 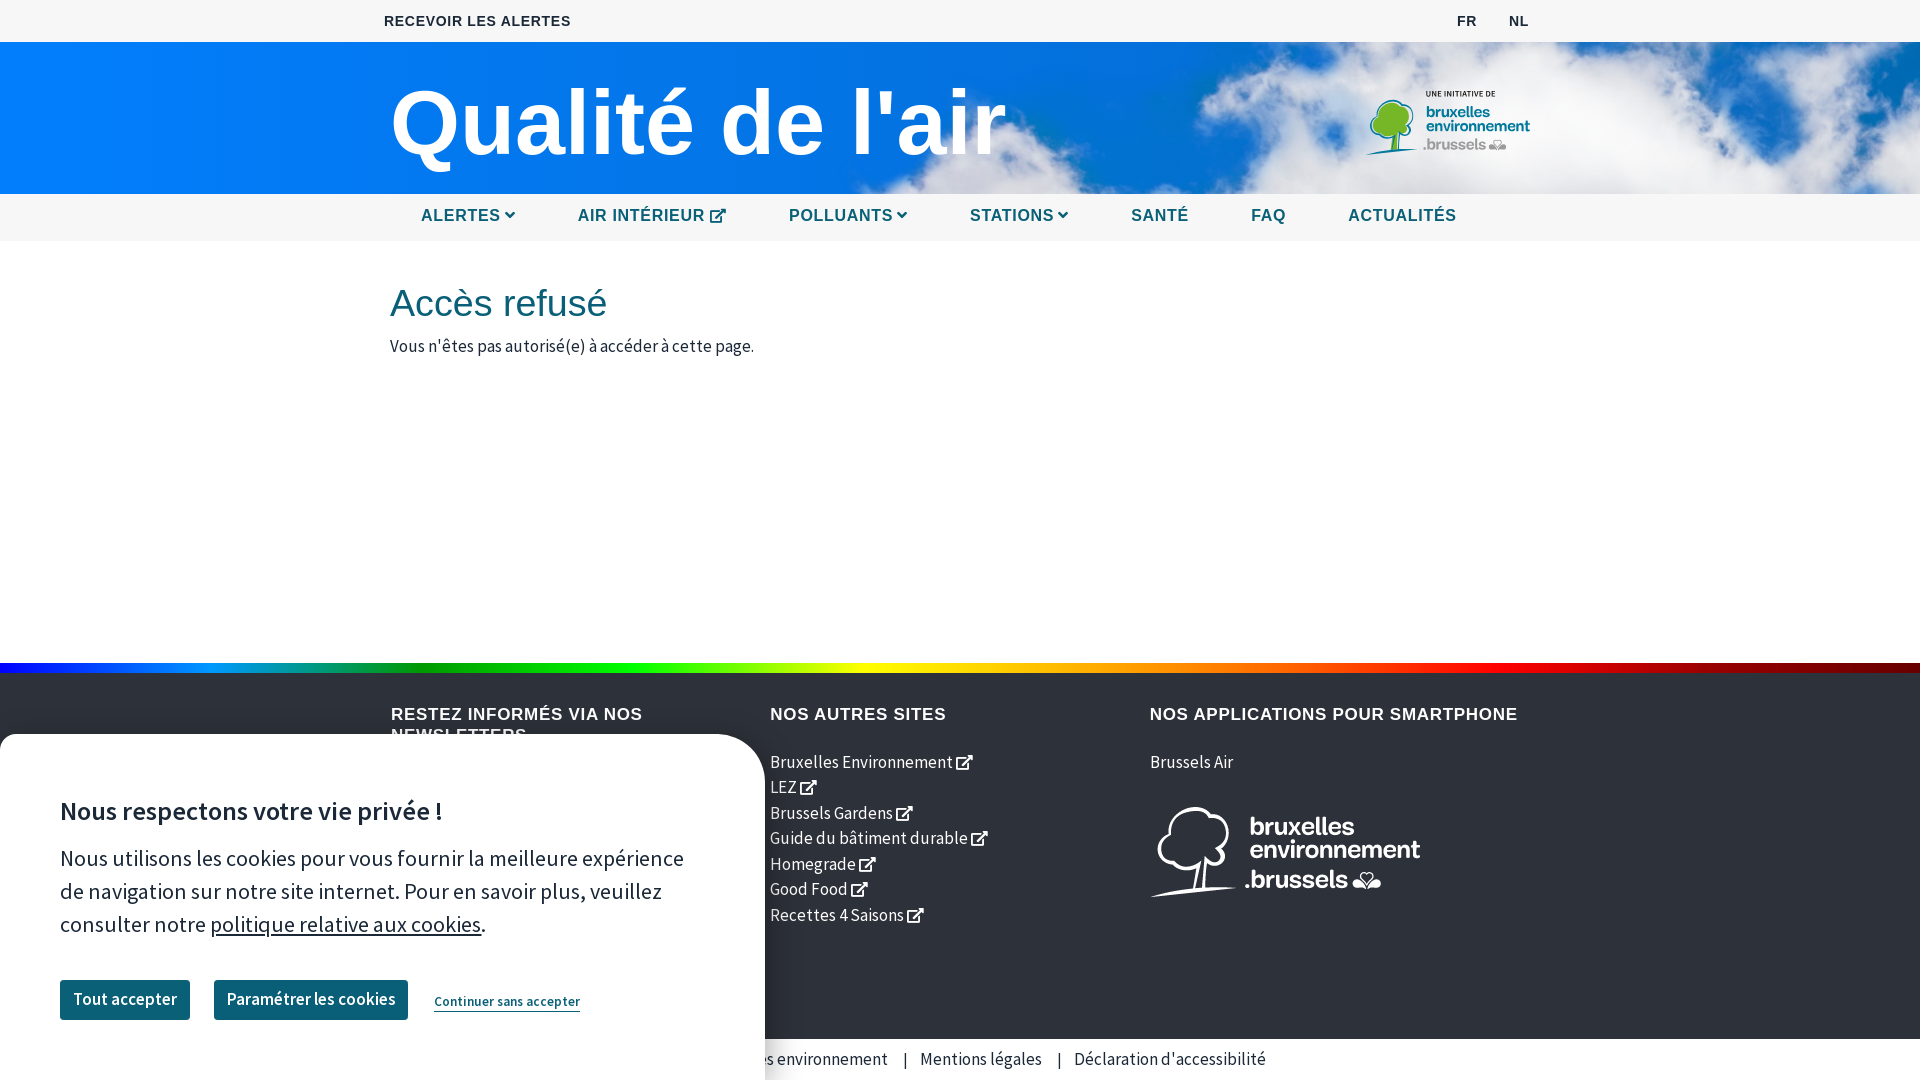 What do you see at coordinates (848, 217) in the screenshot?
I see `'POLLUANTS'` at bounding box center [848, 217].